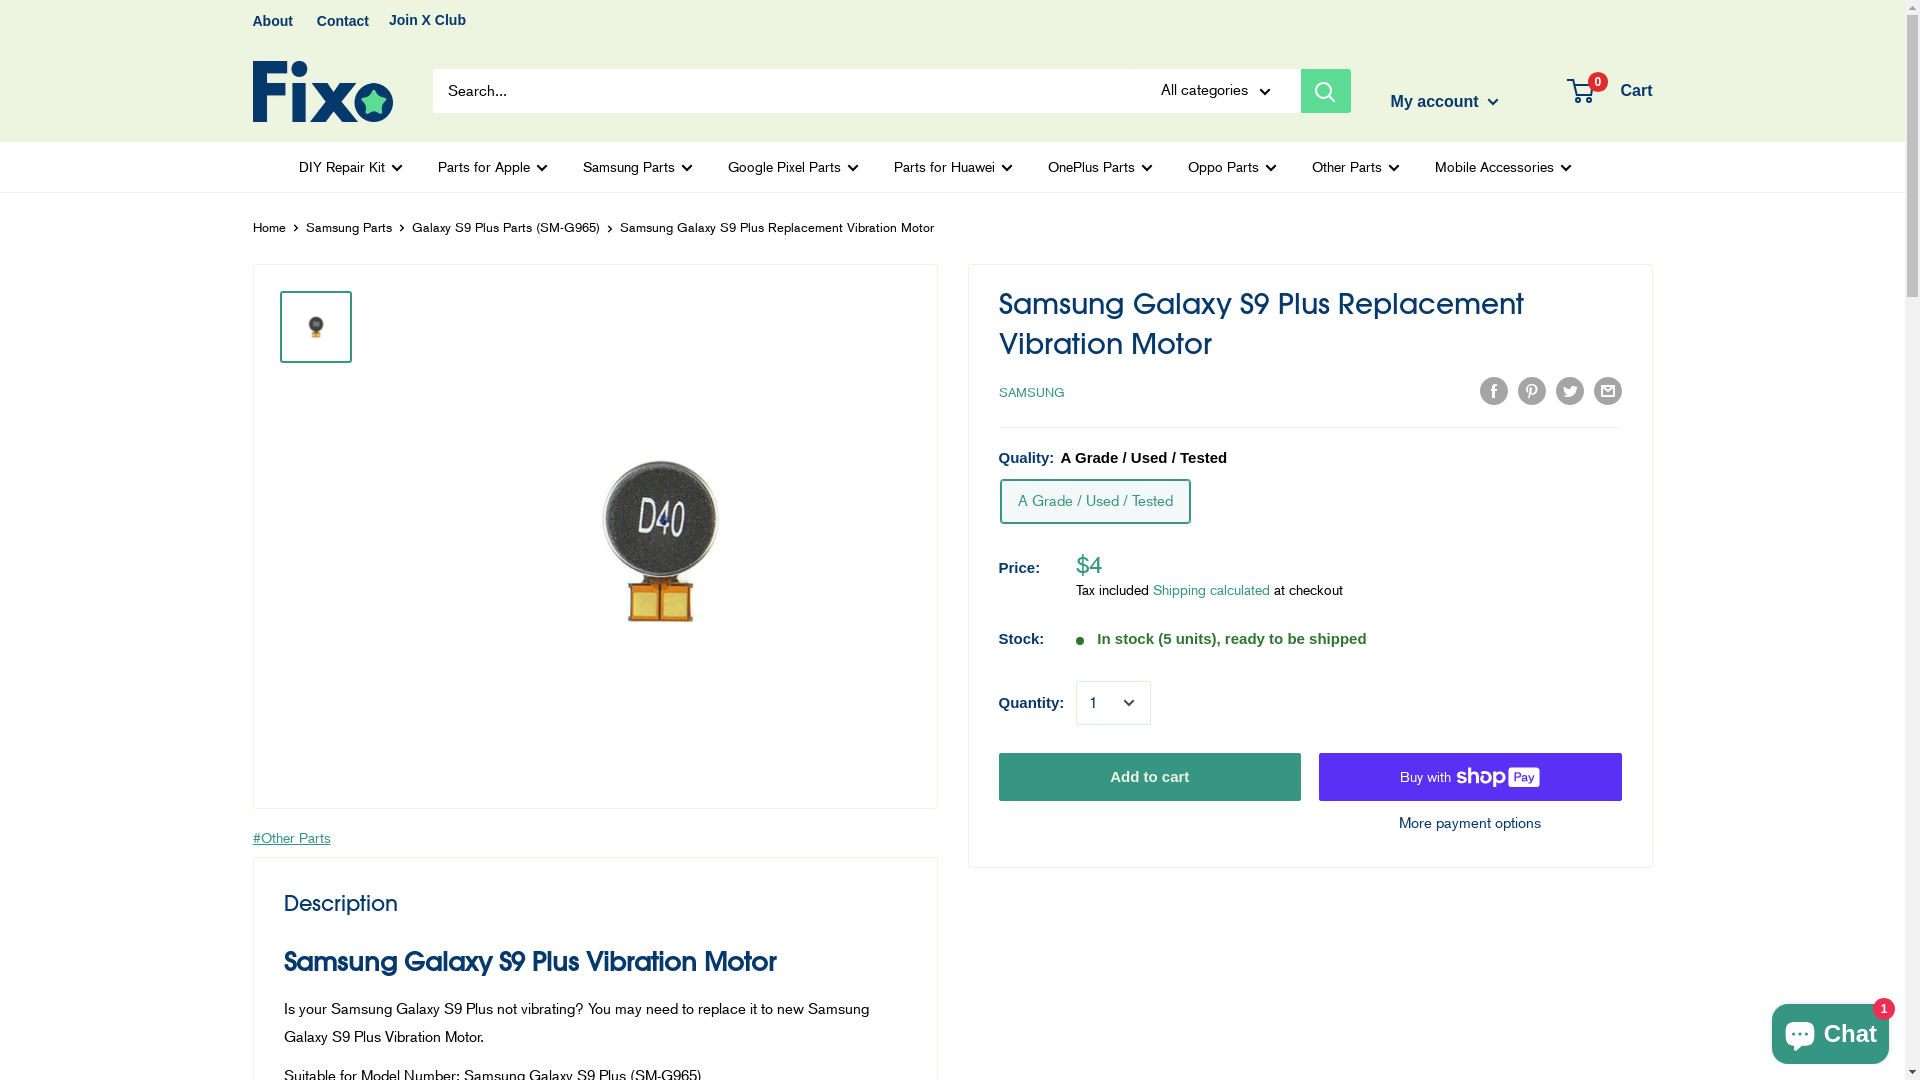 The width and height of the screenshot is (1920, 1080). I want to click on 'OnePlus Parts', so click(1099, 166).